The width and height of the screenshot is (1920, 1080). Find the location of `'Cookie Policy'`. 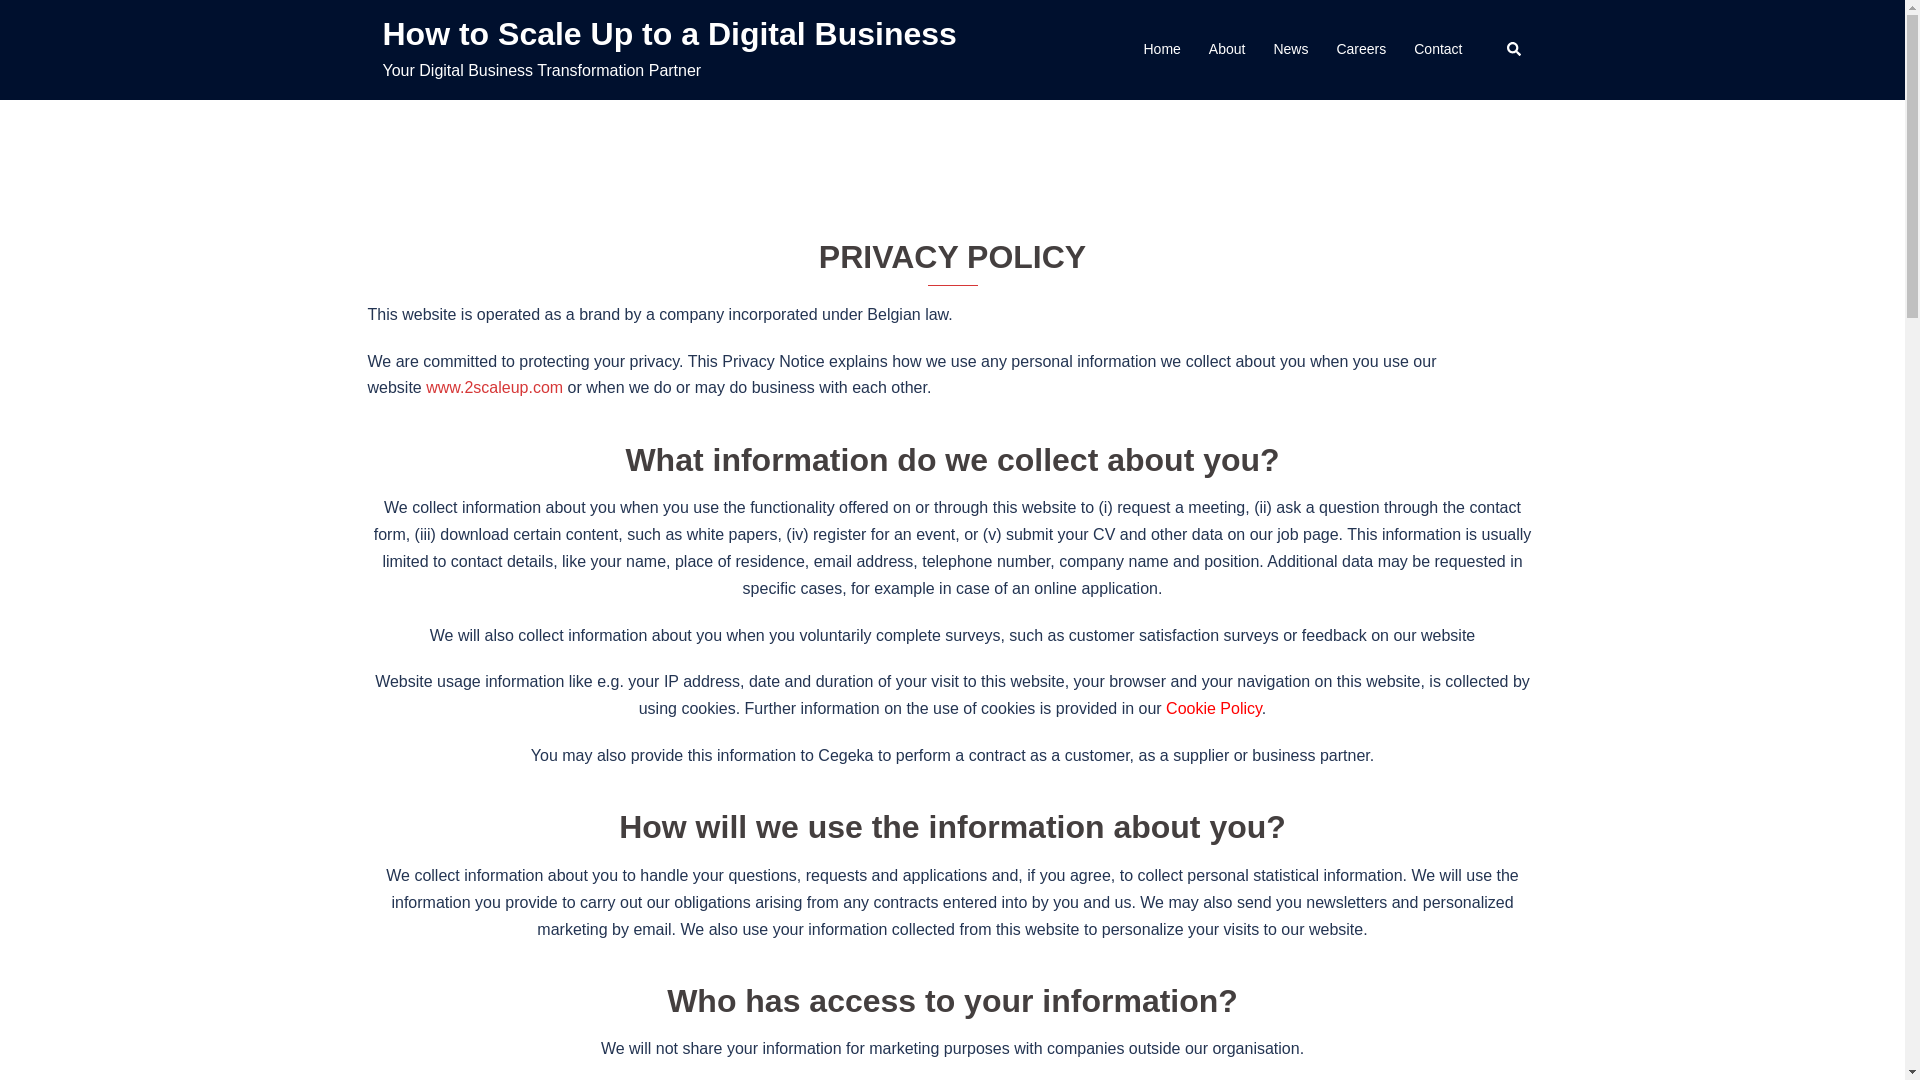

'Cookie Policy' is located at coordinates (1166, 707).